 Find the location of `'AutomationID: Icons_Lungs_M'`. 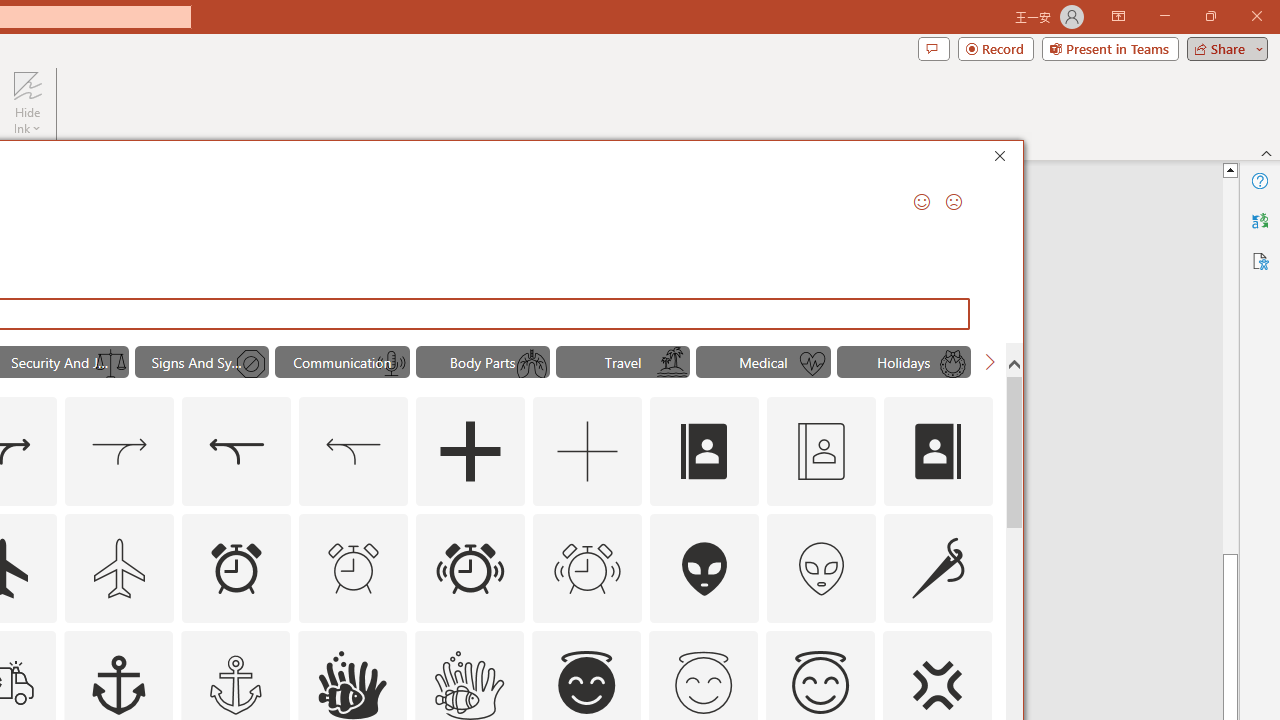

'AutomationID: Icons_Lungs_M' is located at coordinates (532, 364).